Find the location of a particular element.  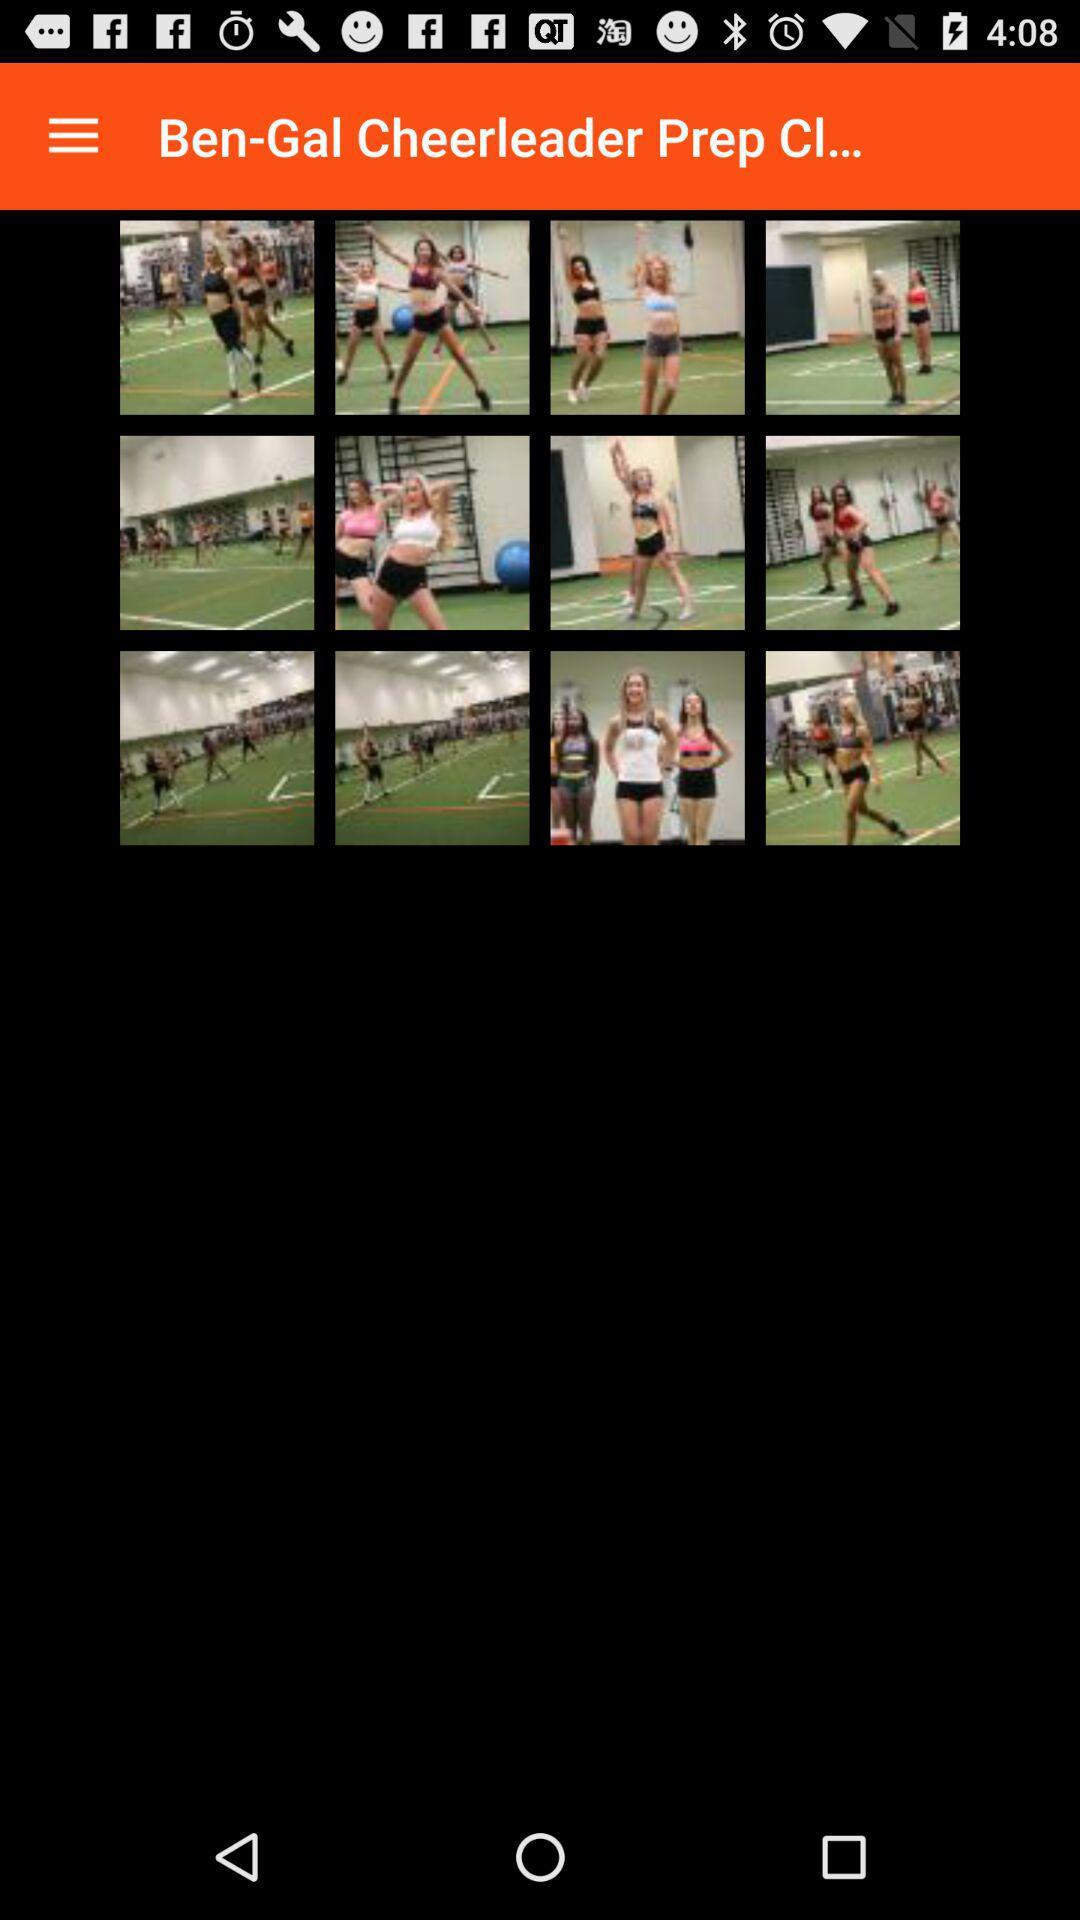

photo thumbnail is located at coordinates (217, 532).